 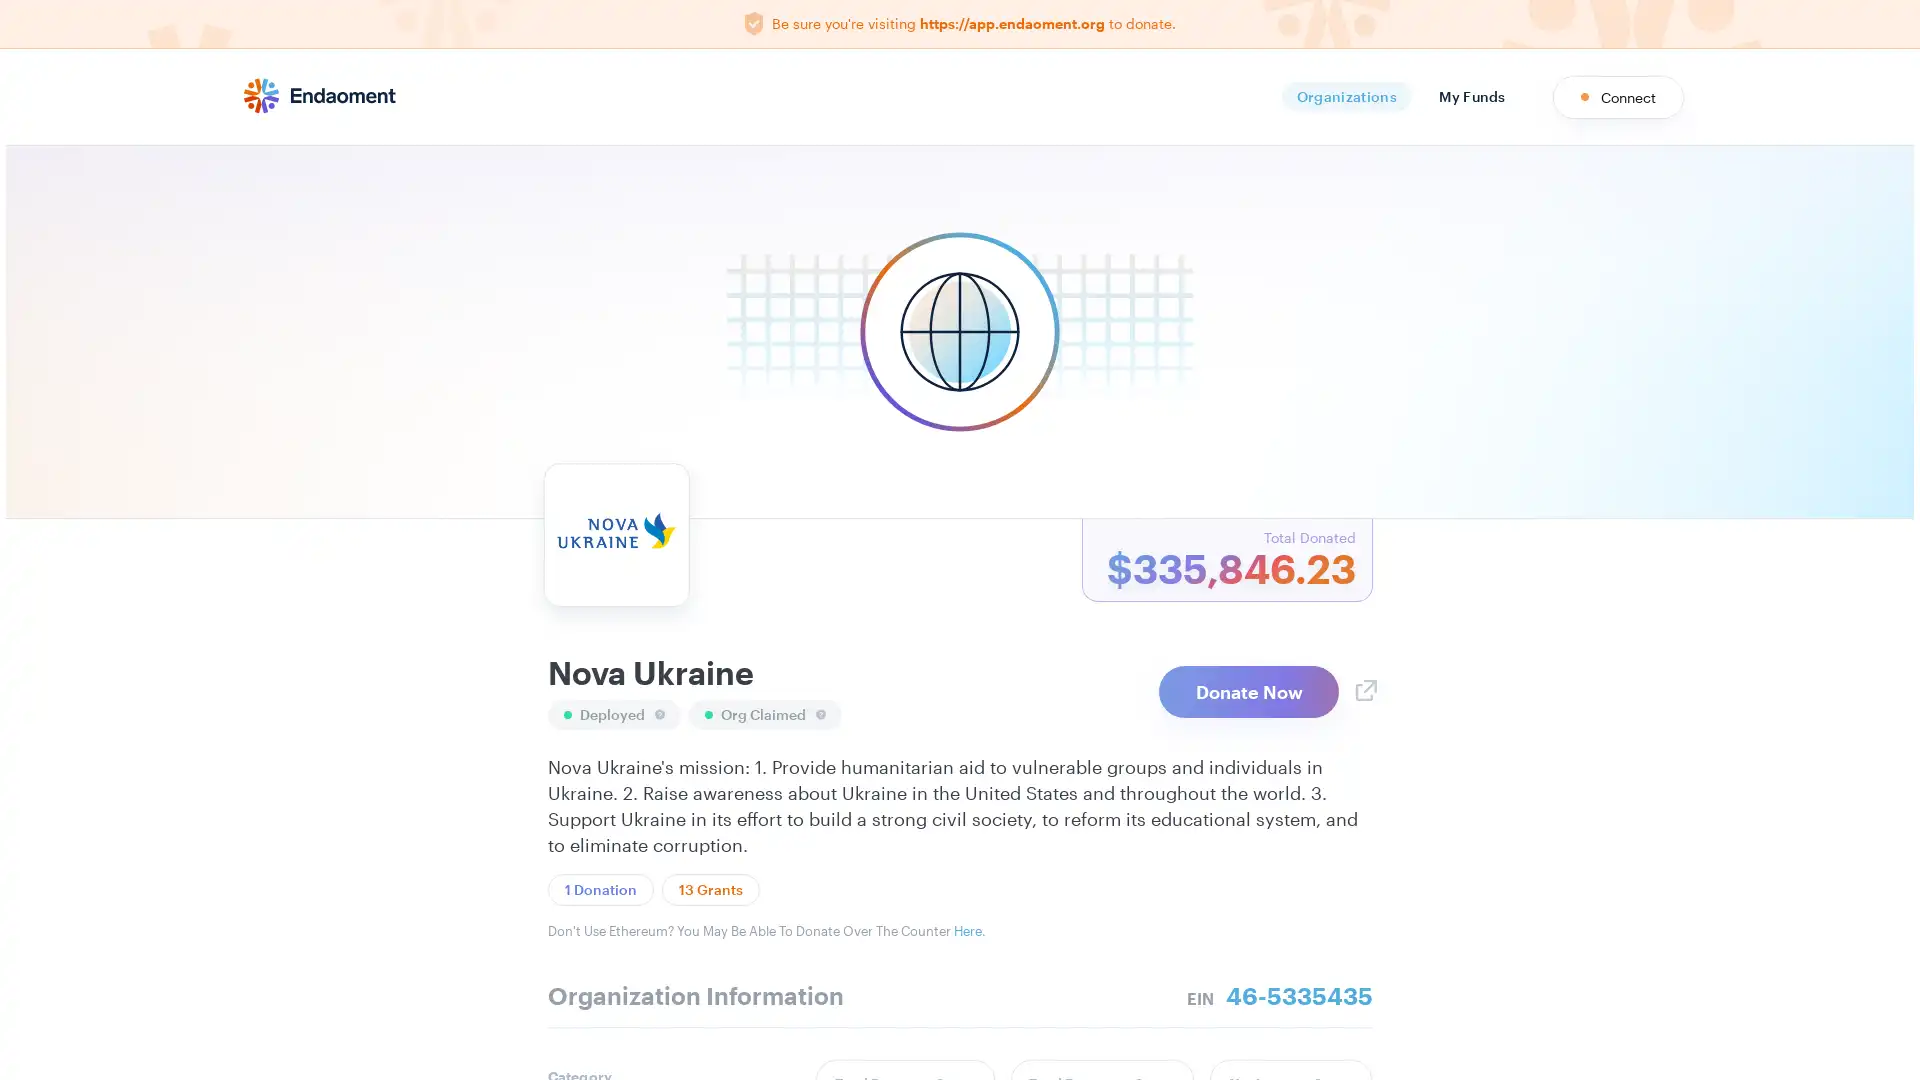 I want to click on Org Claimed, so click(x=763, y=712).